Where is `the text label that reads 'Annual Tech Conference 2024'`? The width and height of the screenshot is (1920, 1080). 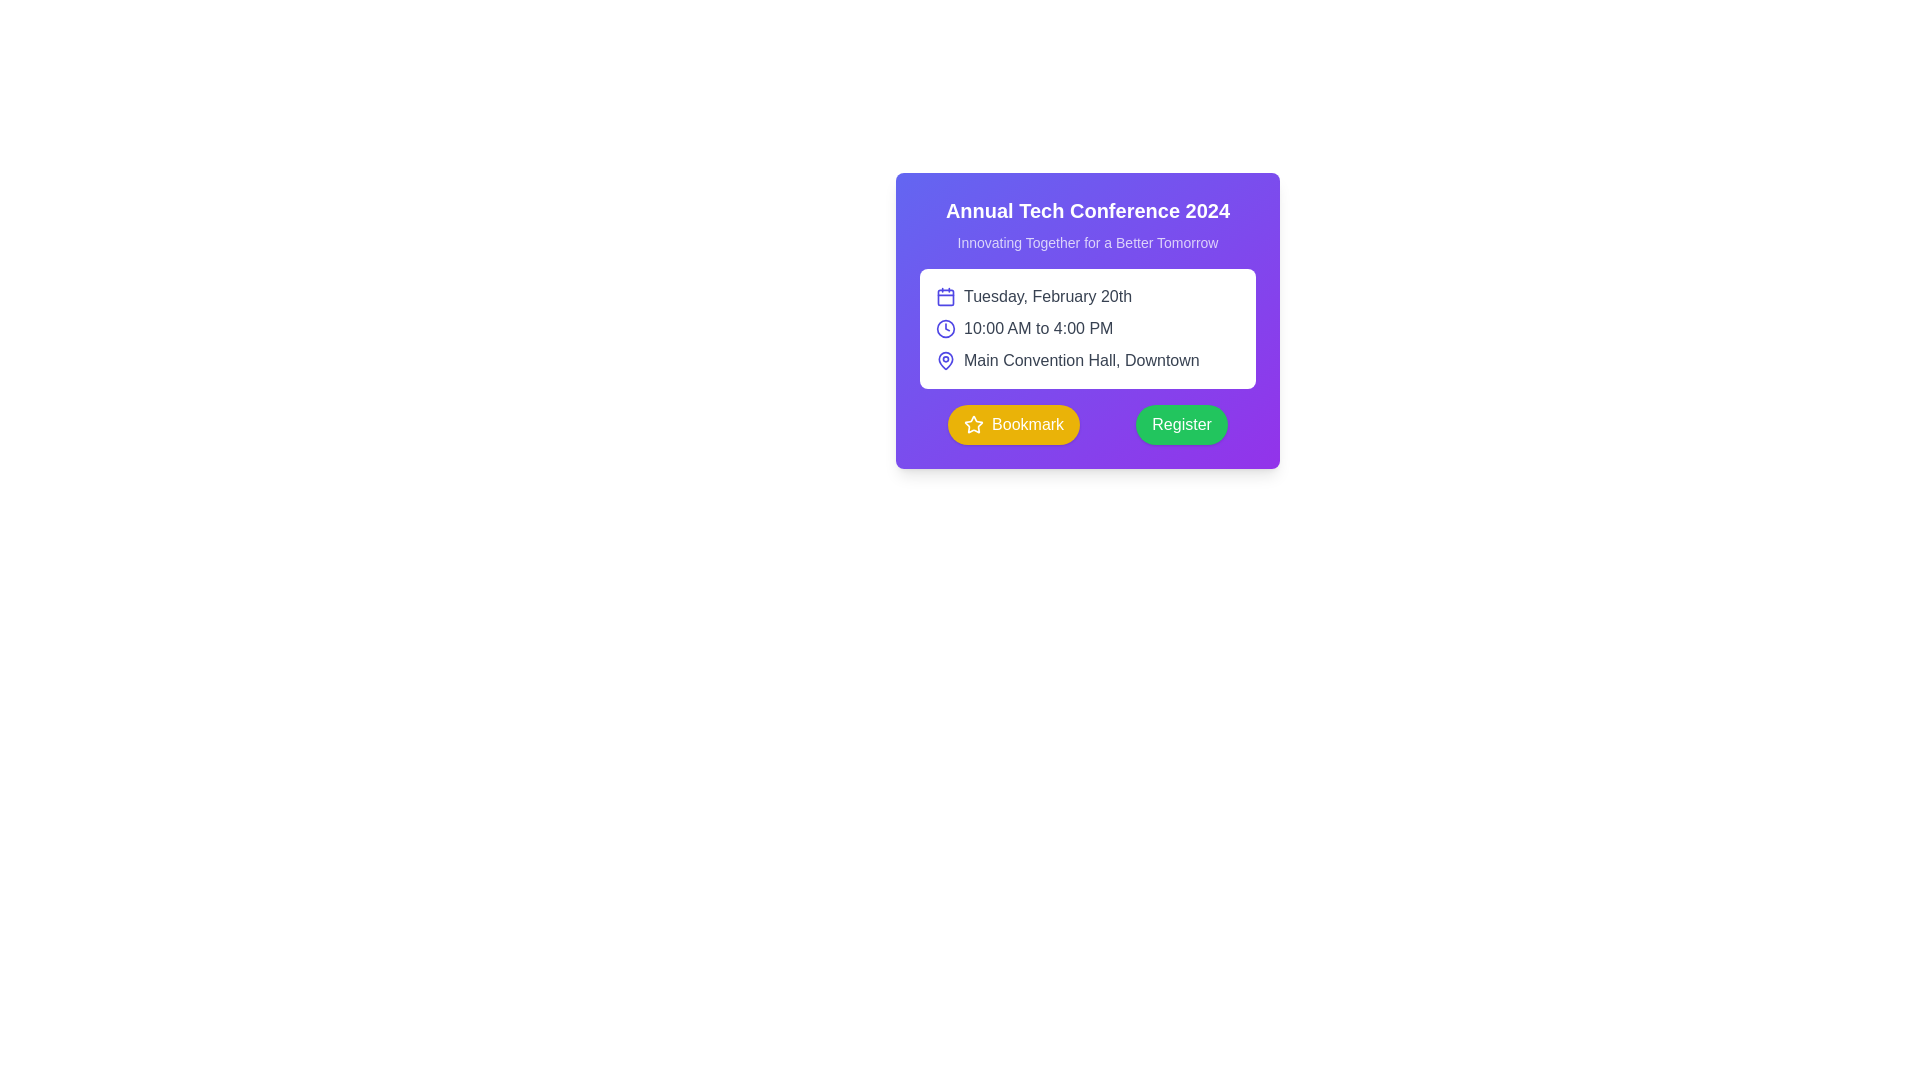 the text label that reads 'Annual Tech Conference 2024' is located at coordinates (1087, 211).